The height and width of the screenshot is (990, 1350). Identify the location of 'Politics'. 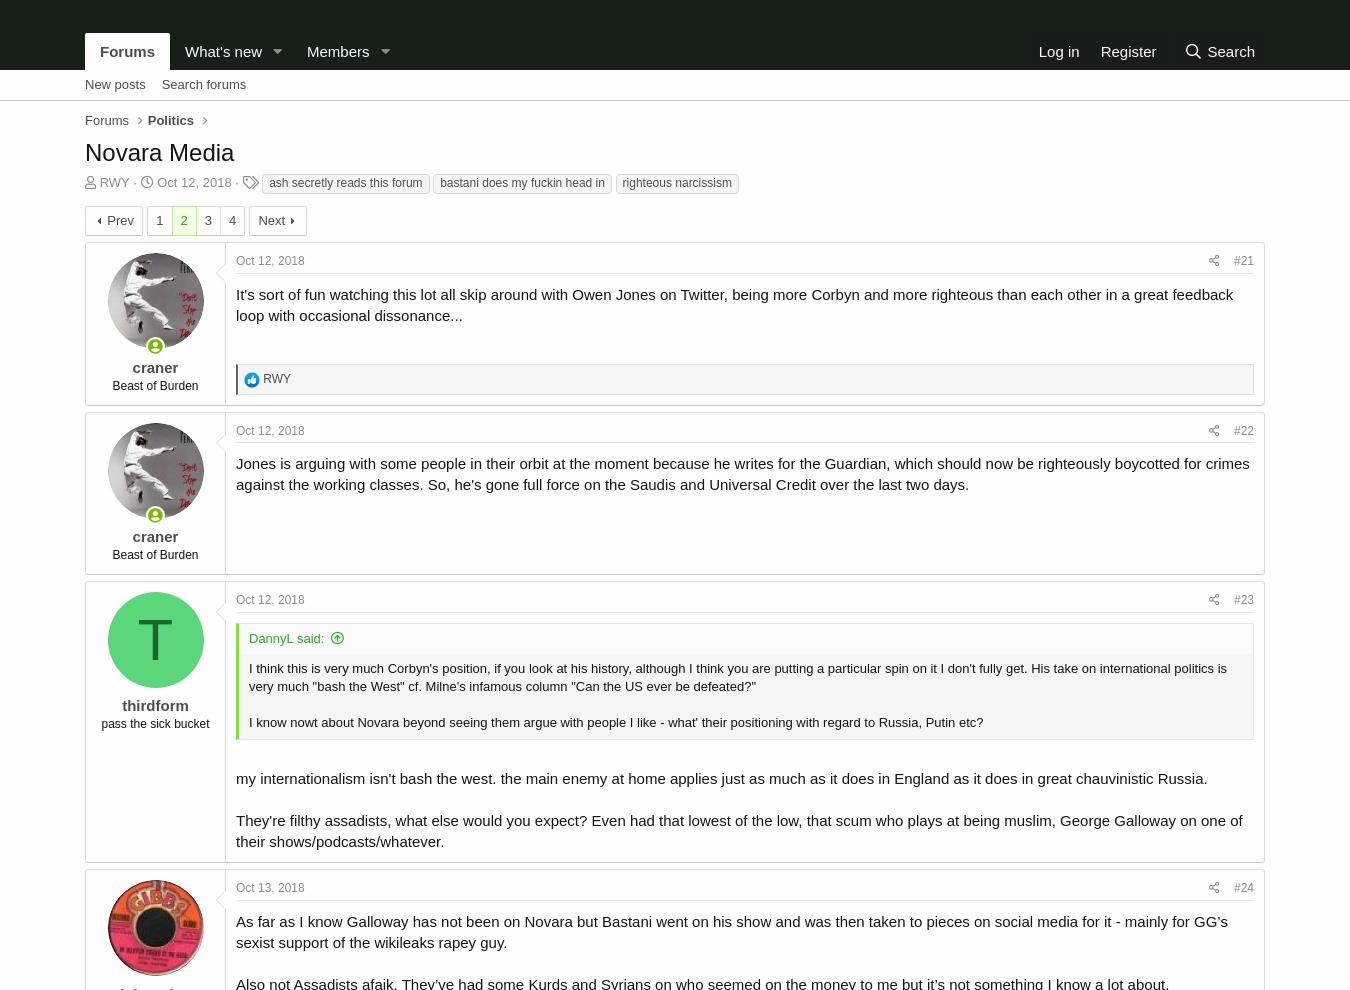
(169, 119).